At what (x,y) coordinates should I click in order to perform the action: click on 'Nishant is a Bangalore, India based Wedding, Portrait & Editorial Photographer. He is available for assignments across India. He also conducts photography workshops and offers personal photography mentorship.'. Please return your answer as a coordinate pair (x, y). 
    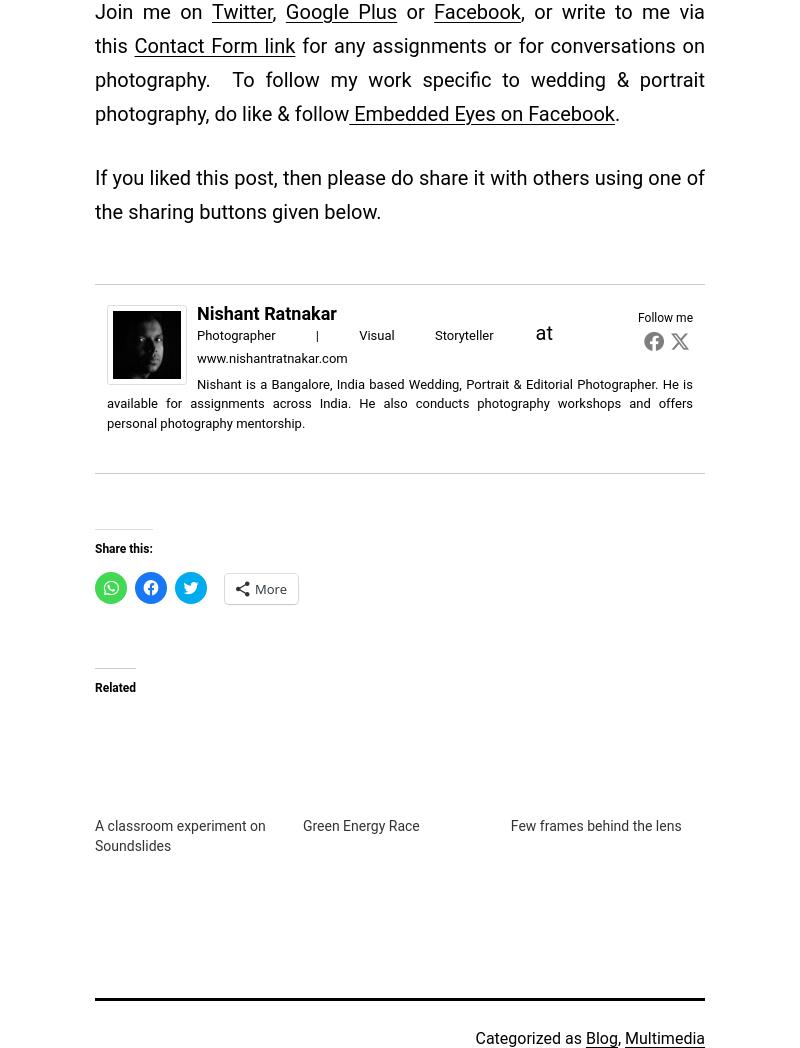
    Looking at the image, I should click on (400, 402).